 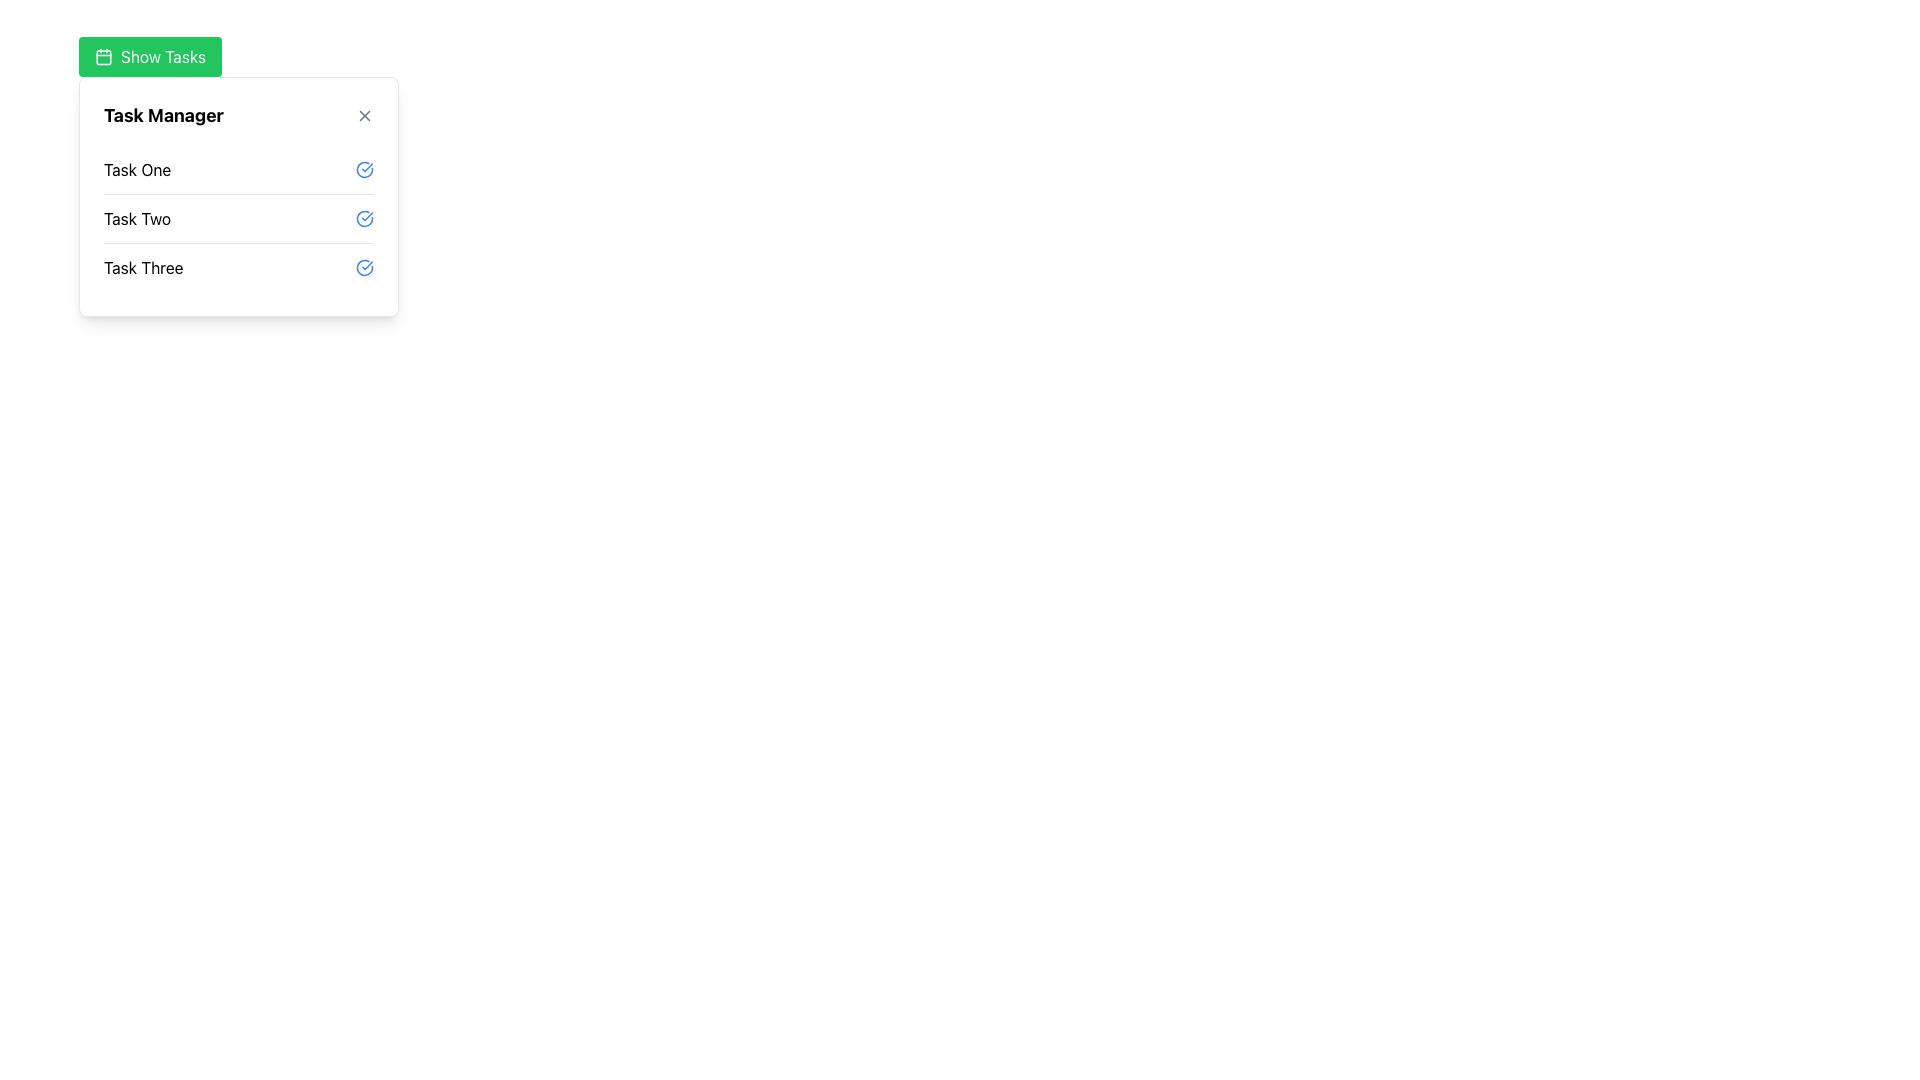 What do you see at coordinates (239, 218) in the screenshot?
I see `the task list item labeled 'Task Two', which is the second item in a vertical list of tasks, positioned beneath 'Task One' and above 'Task Three'` at bounding box center [239, 218].